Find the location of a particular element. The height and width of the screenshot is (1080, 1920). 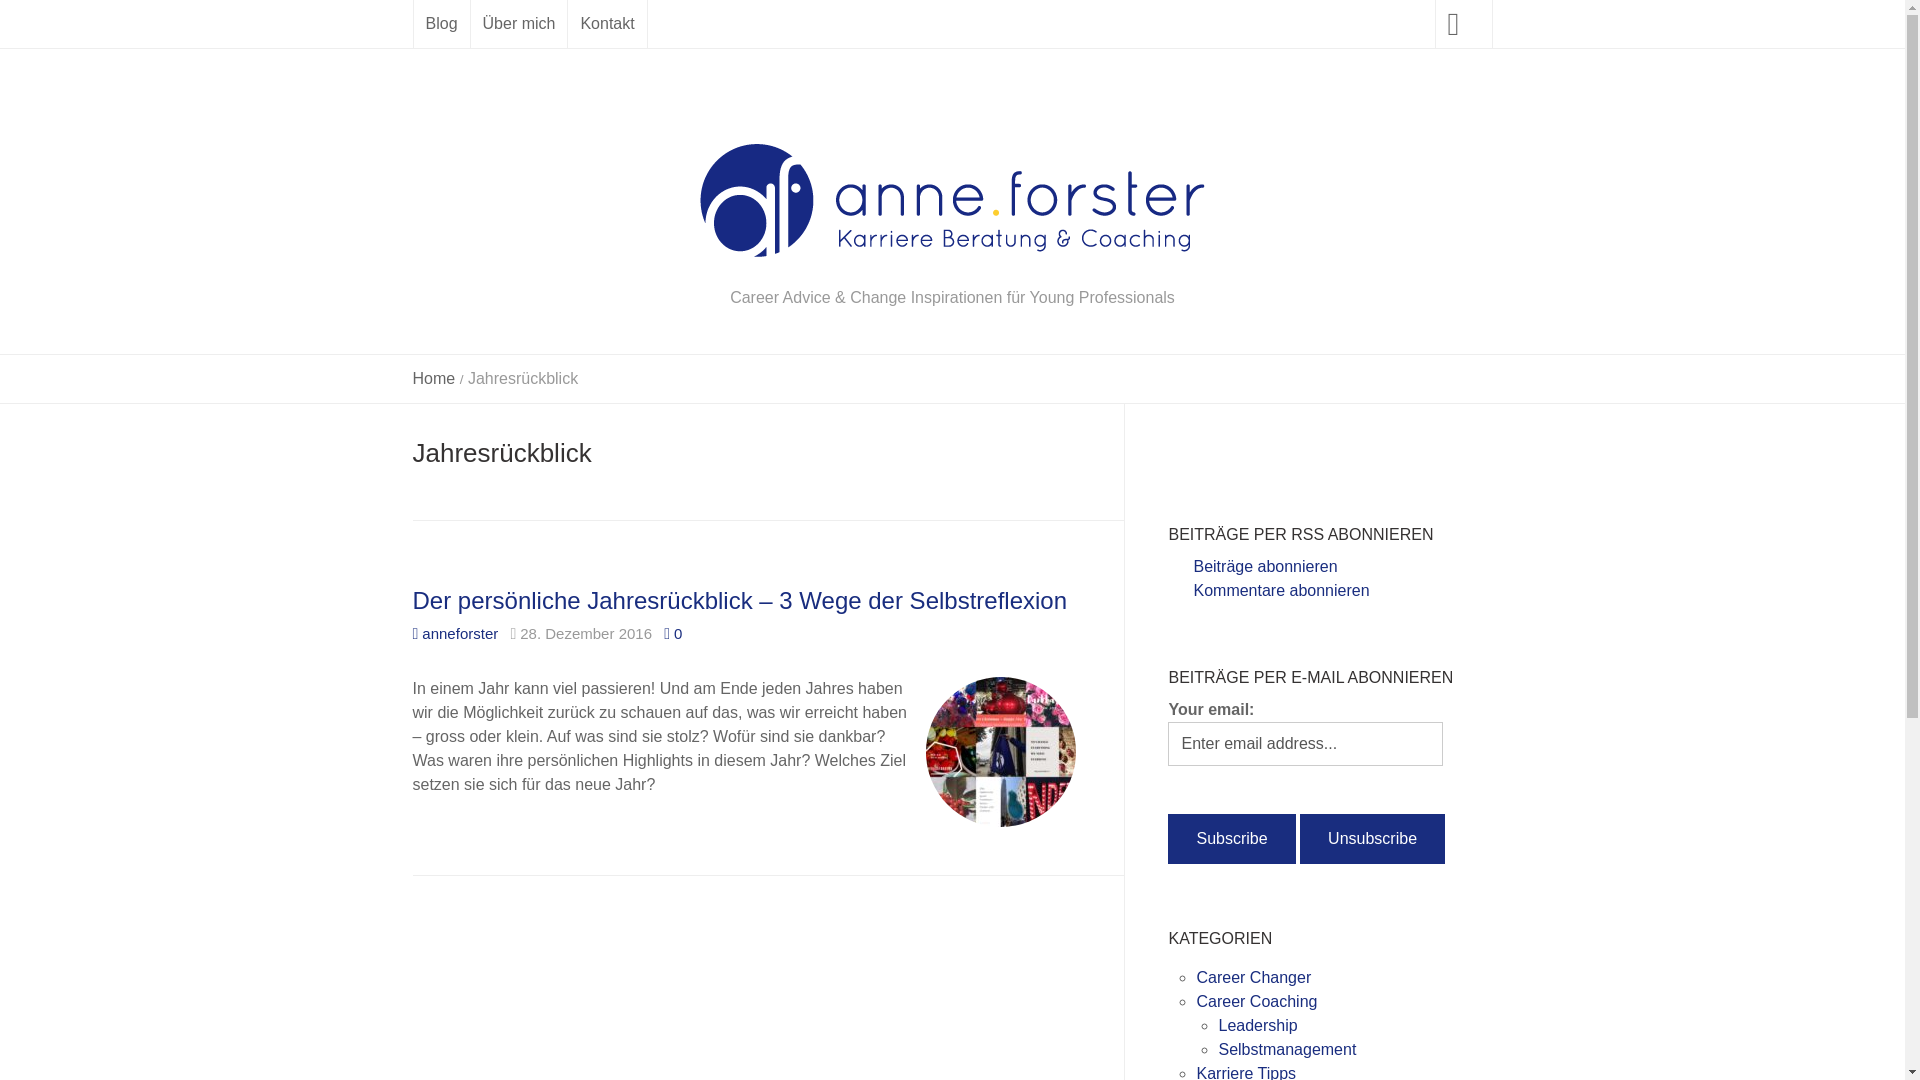

'Leadership' is located at coordinates (1256, 1025).